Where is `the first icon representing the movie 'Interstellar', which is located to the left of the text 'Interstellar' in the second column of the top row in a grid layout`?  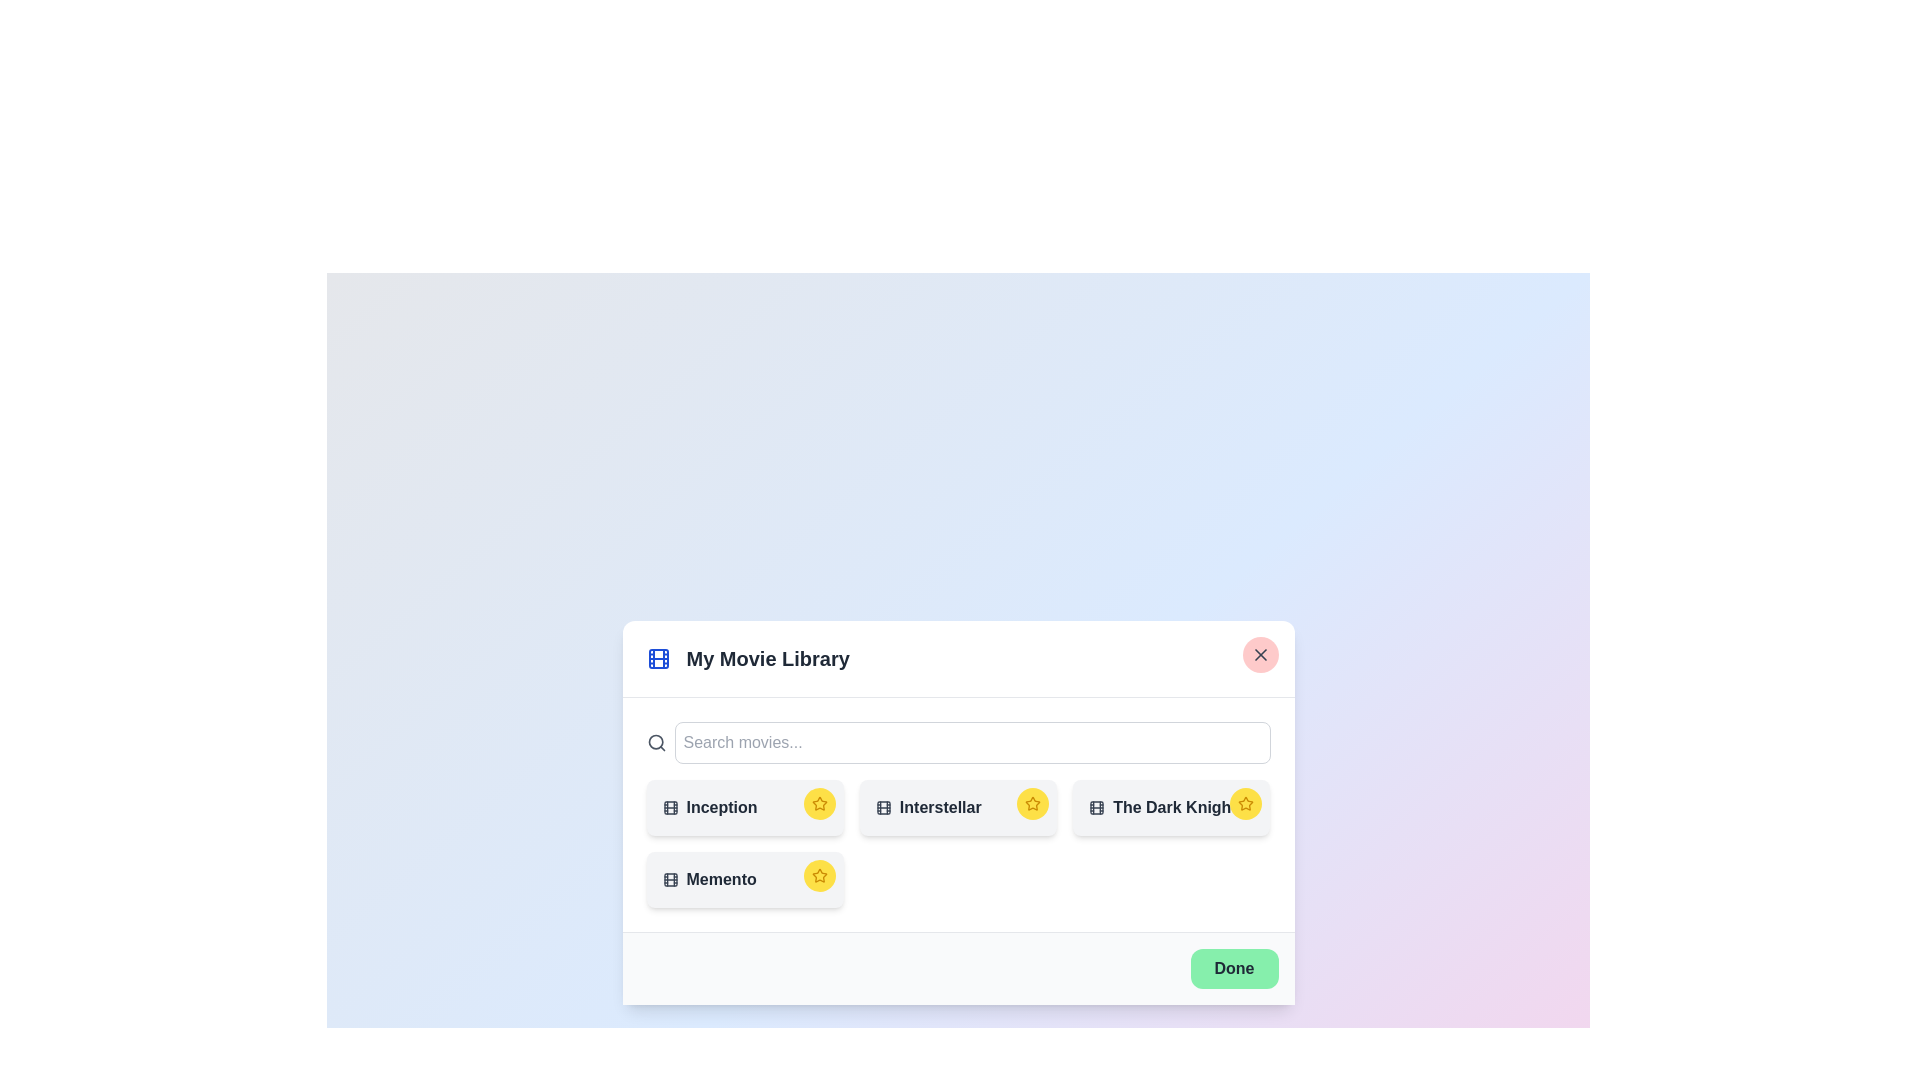 the first icon representing the movie 'Interstellar', which is located to the left of the text 'Interstellar' in the second column of the top row in a grid layout is located at coordinates (882, 806).